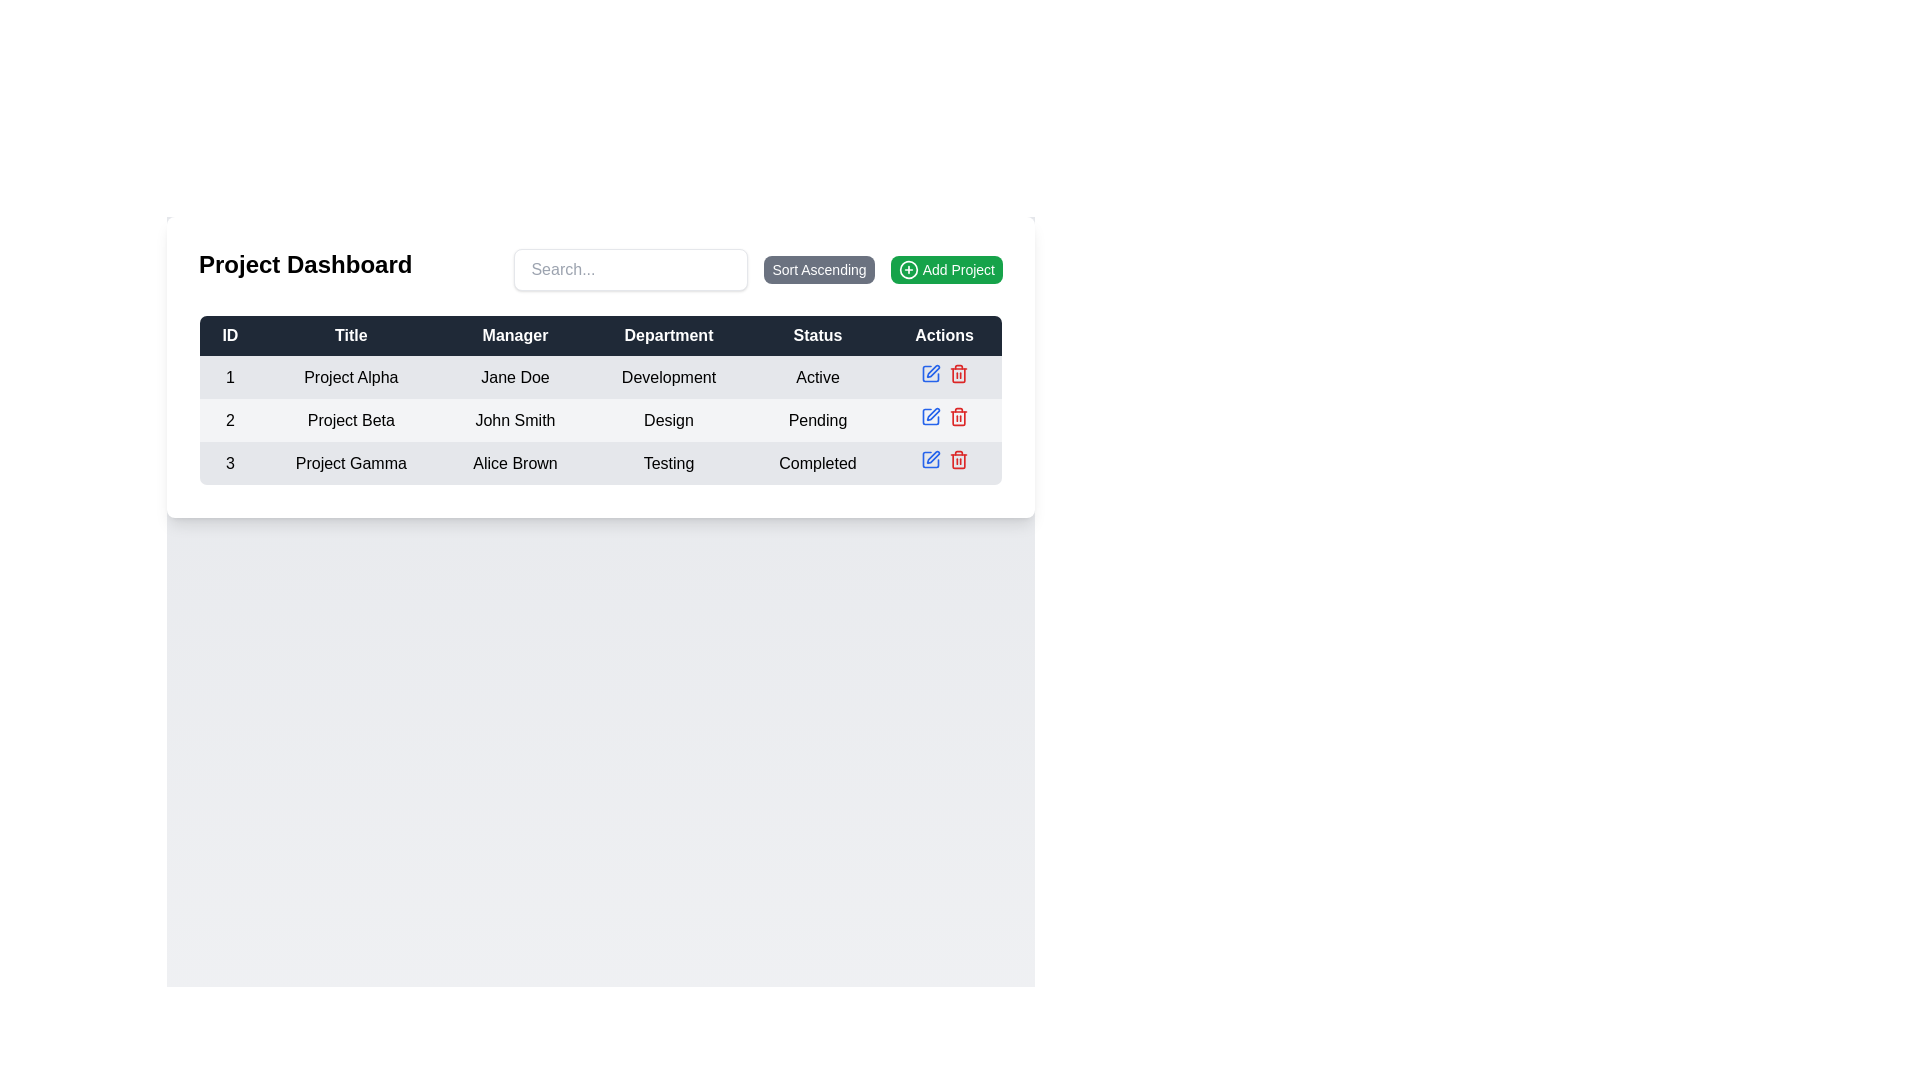  Describe the element at coordinates (943, 419) in the screenshot. I see `the blank cell in the last column of the 'Project Beta' row in the table` at that location.